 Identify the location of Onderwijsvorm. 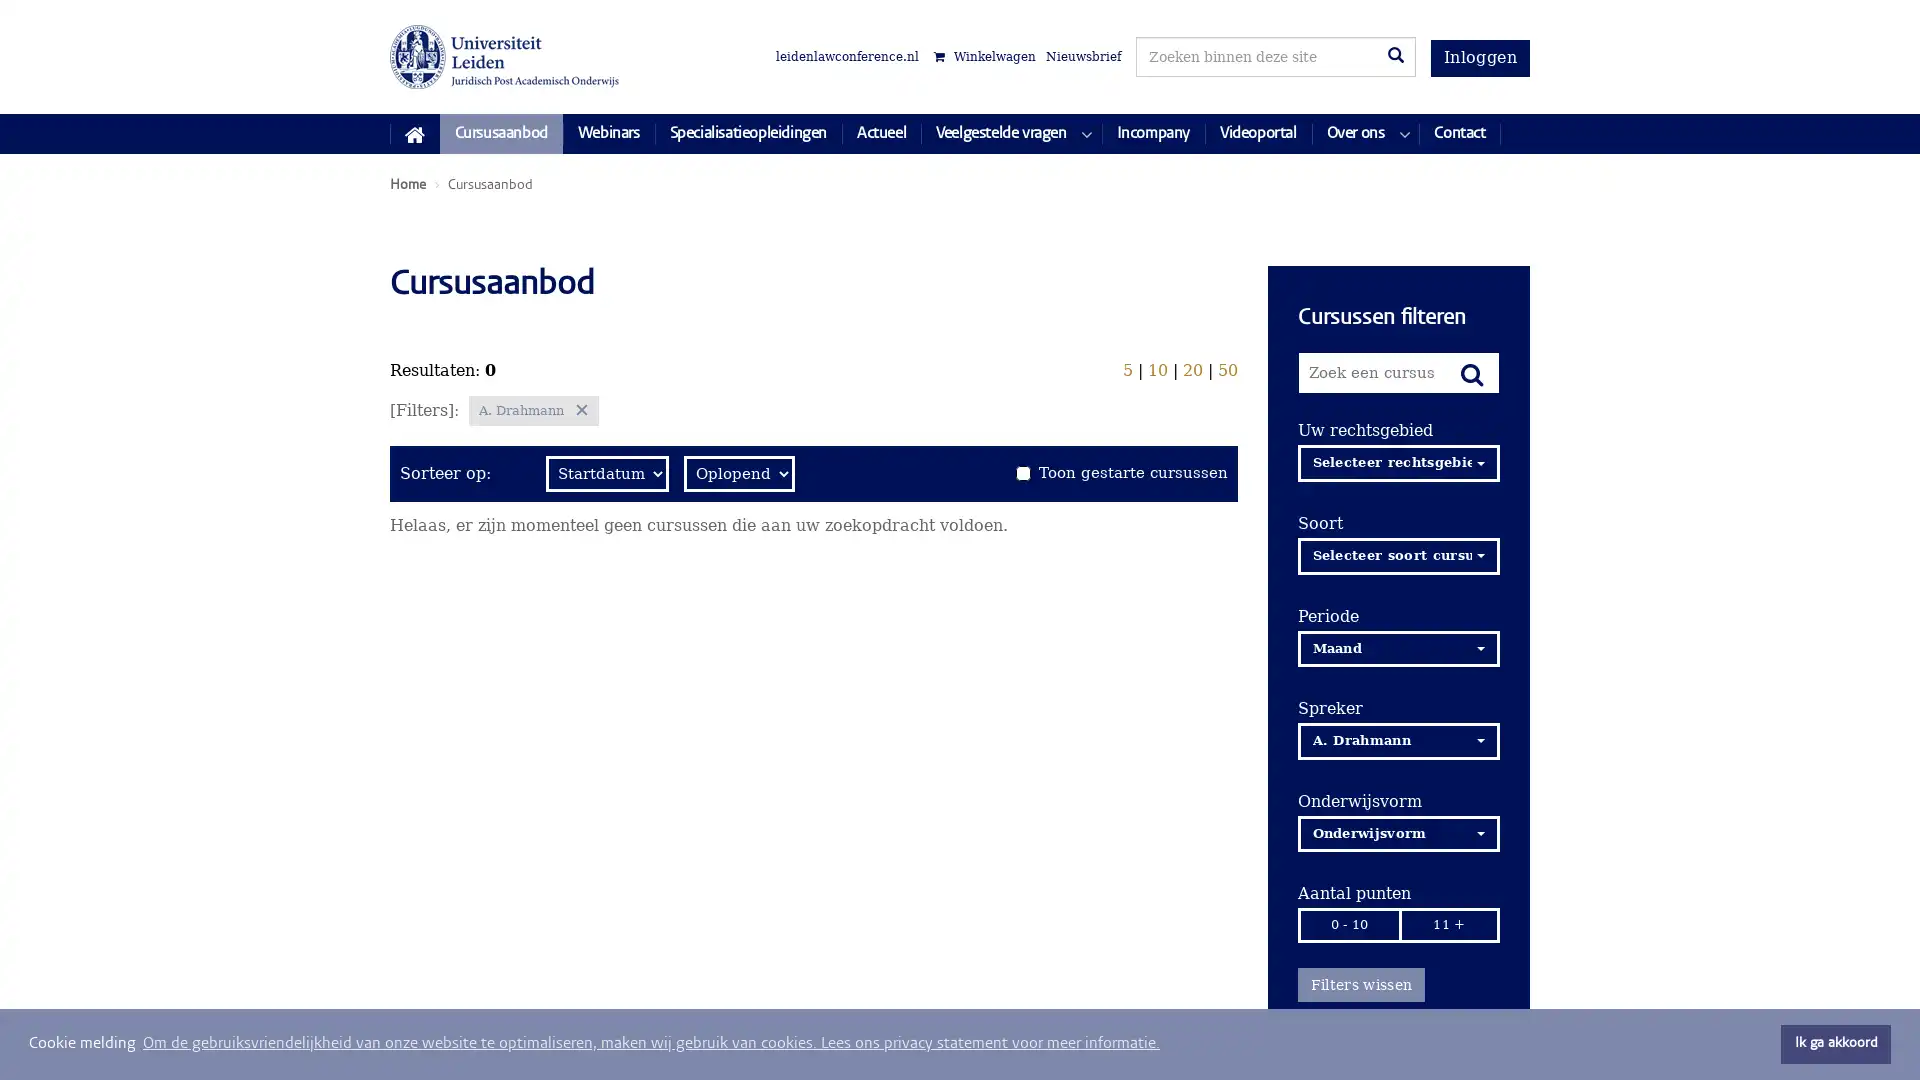
(1397, 833).